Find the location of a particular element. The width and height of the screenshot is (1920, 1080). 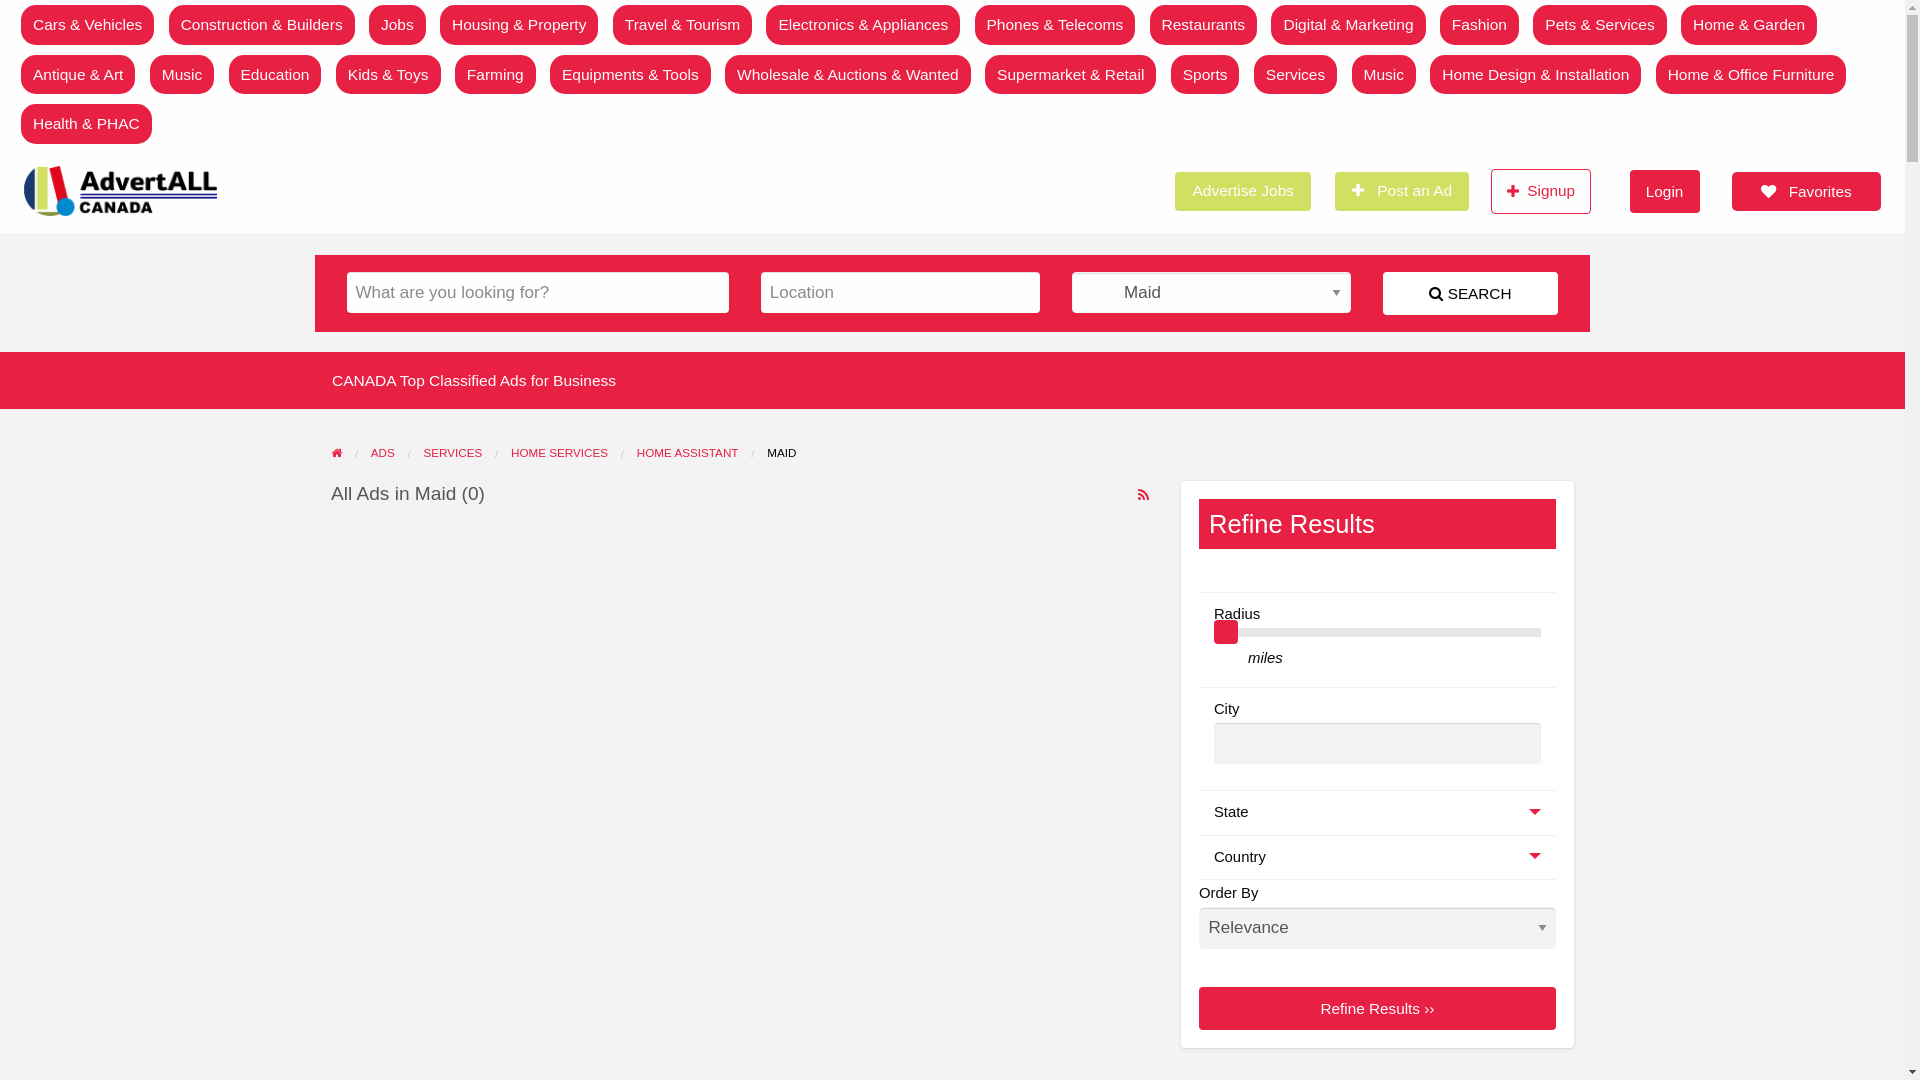

'Health & PHAC' is located at coordinates (85, 123).